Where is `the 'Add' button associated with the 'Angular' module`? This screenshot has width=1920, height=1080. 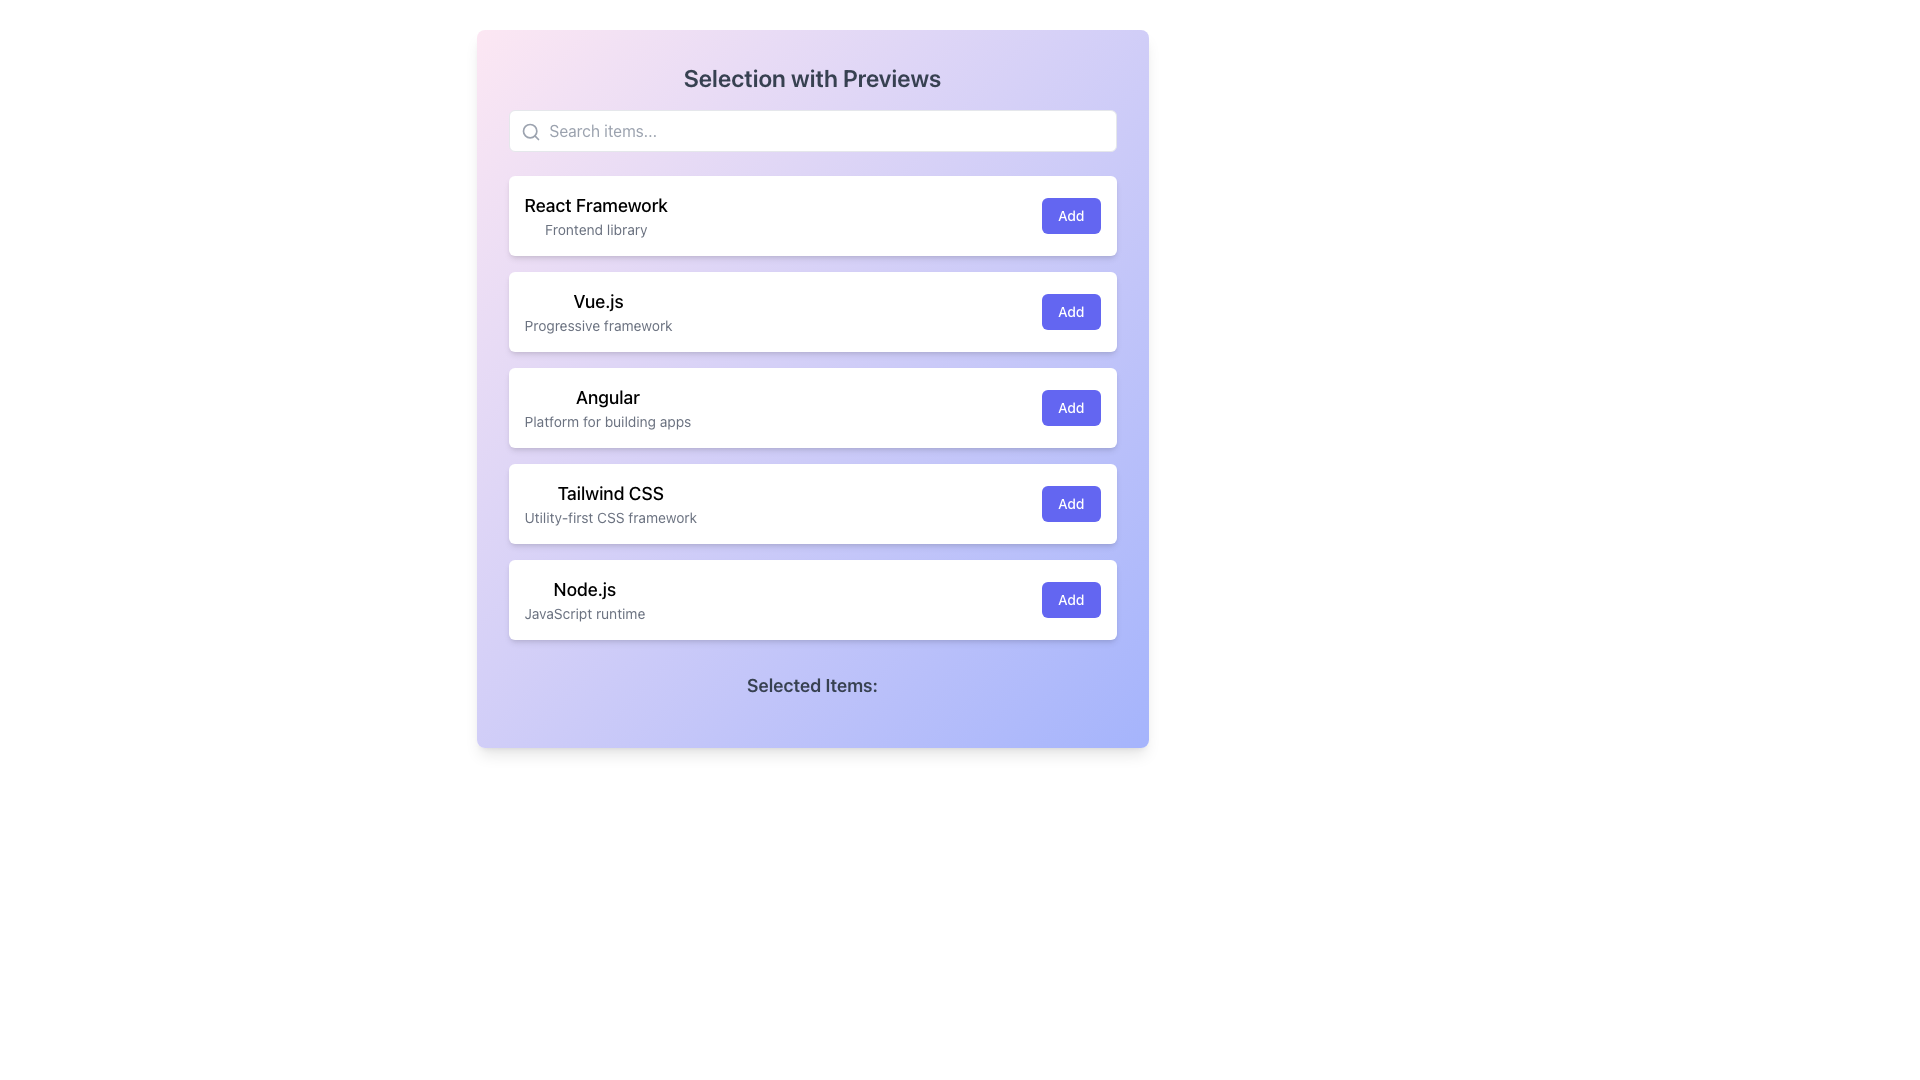 the 'Add' button associated with the 'Angular' module is located at coordinates (1070, 407).